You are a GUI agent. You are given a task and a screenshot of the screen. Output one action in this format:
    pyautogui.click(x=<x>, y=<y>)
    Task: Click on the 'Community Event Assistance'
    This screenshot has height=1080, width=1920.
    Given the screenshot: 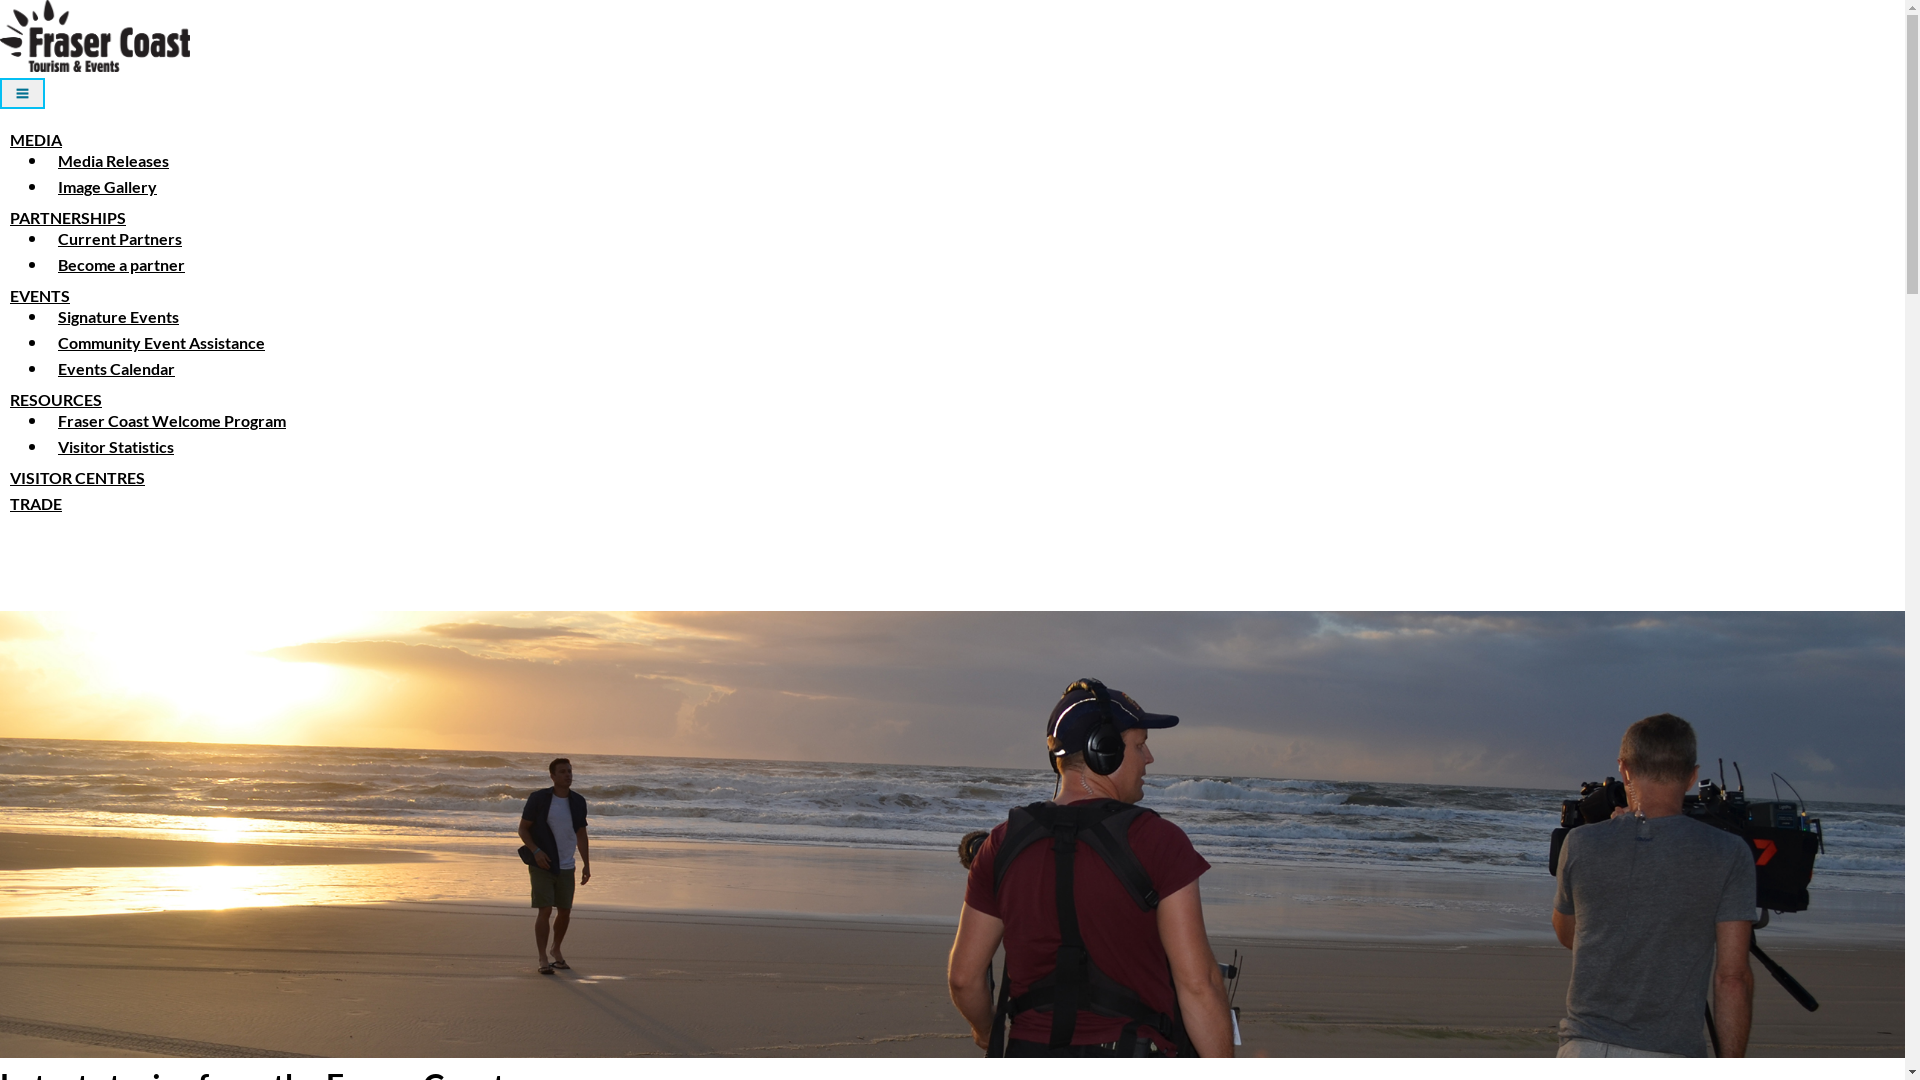 What is the action you would take?
    pyautogui.click(x=161, y=341)
    